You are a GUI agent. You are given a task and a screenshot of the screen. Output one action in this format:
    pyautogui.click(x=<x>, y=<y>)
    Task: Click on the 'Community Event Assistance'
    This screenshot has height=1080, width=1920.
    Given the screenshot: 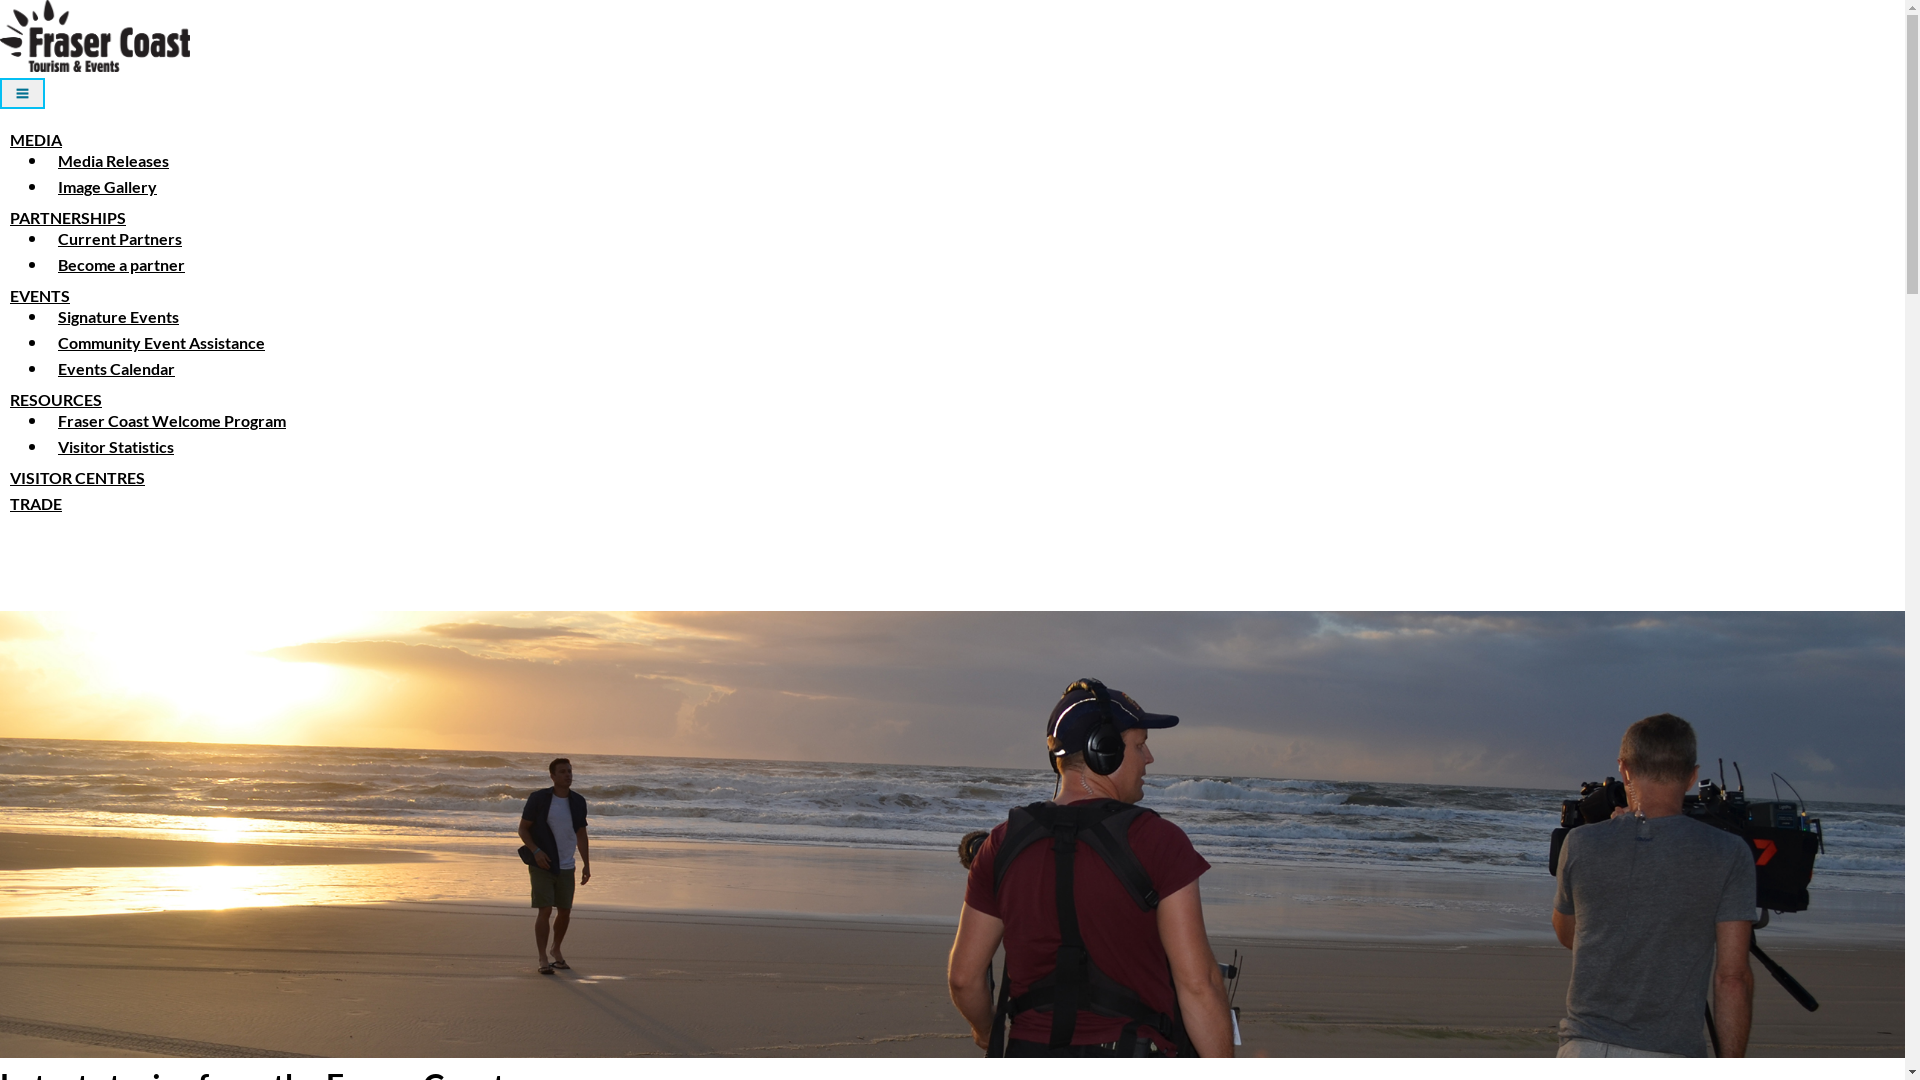 What is the action you would take?
    pyautogui.click(x=161, y=341)
    